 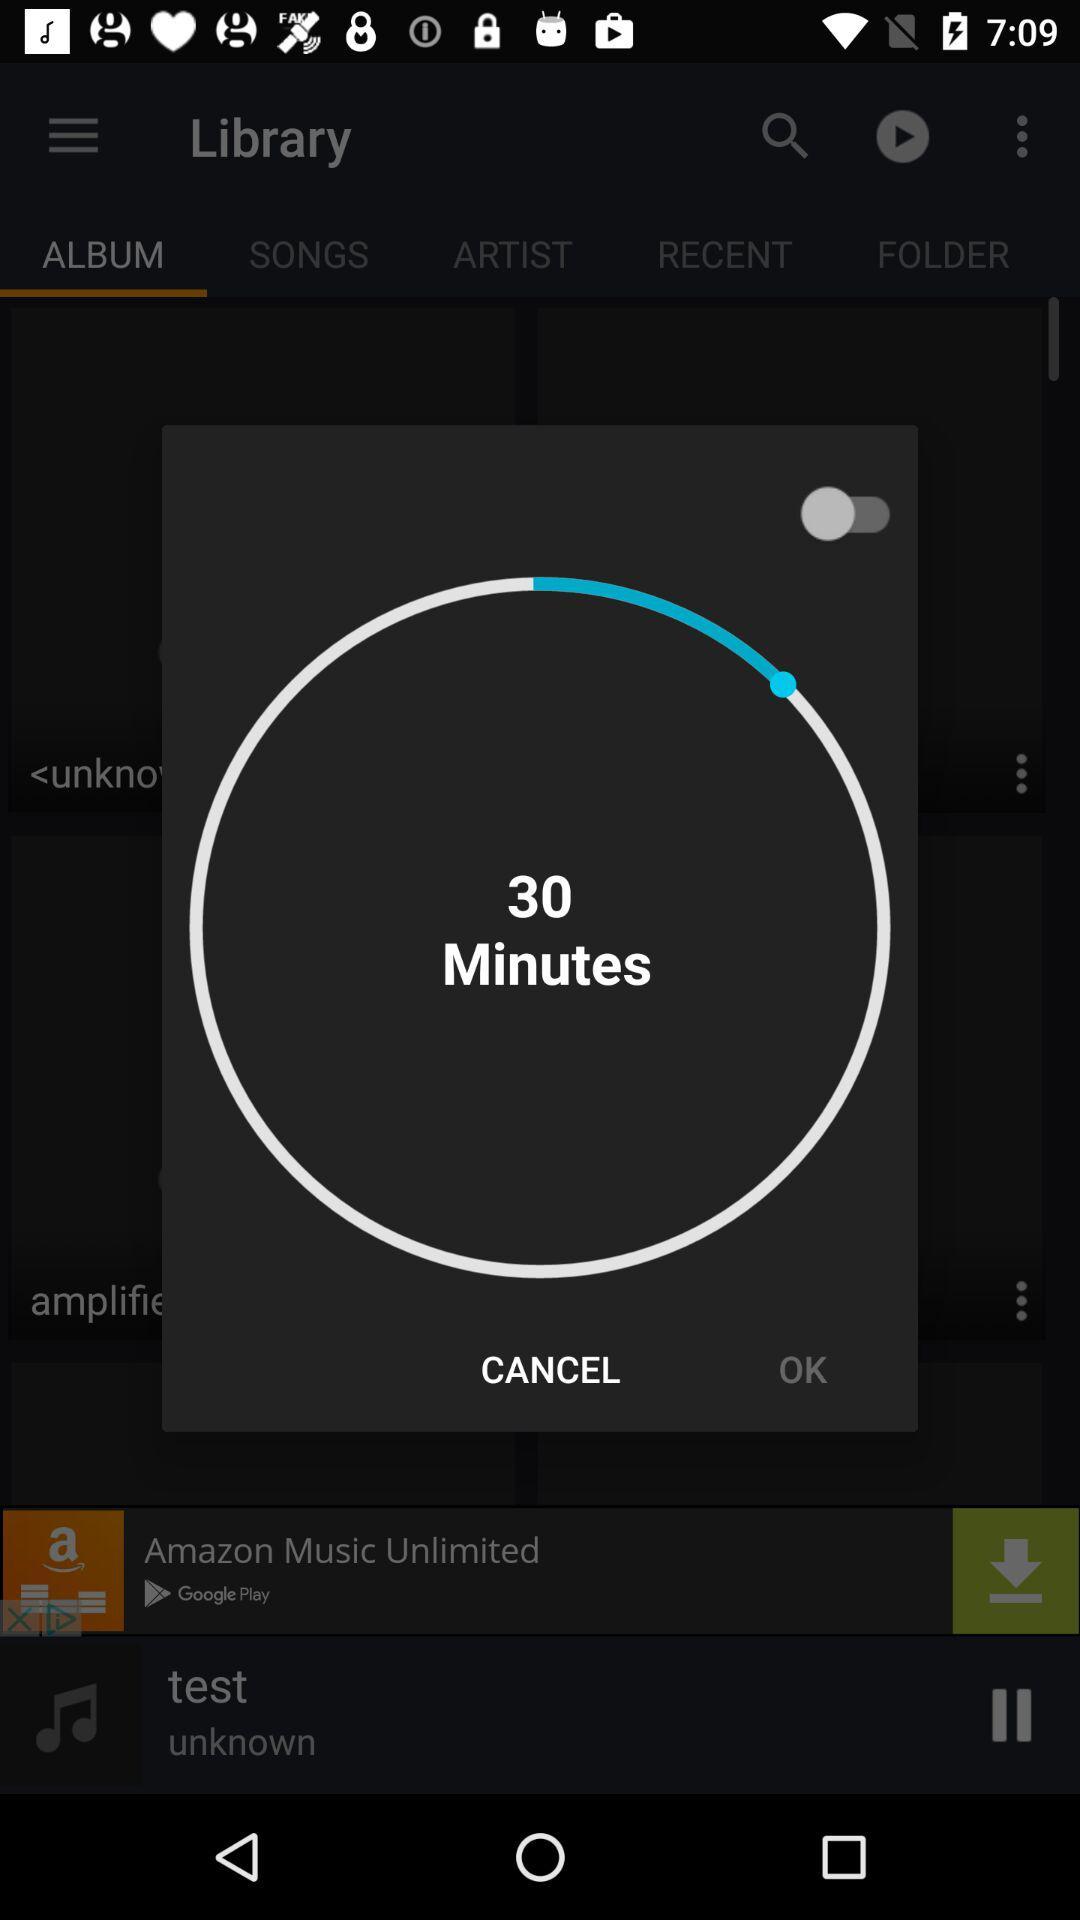 What do you see at coordinates (855, 513) in the screenshot?
I see `item at the top right corner` at bounding box center [855, 513].